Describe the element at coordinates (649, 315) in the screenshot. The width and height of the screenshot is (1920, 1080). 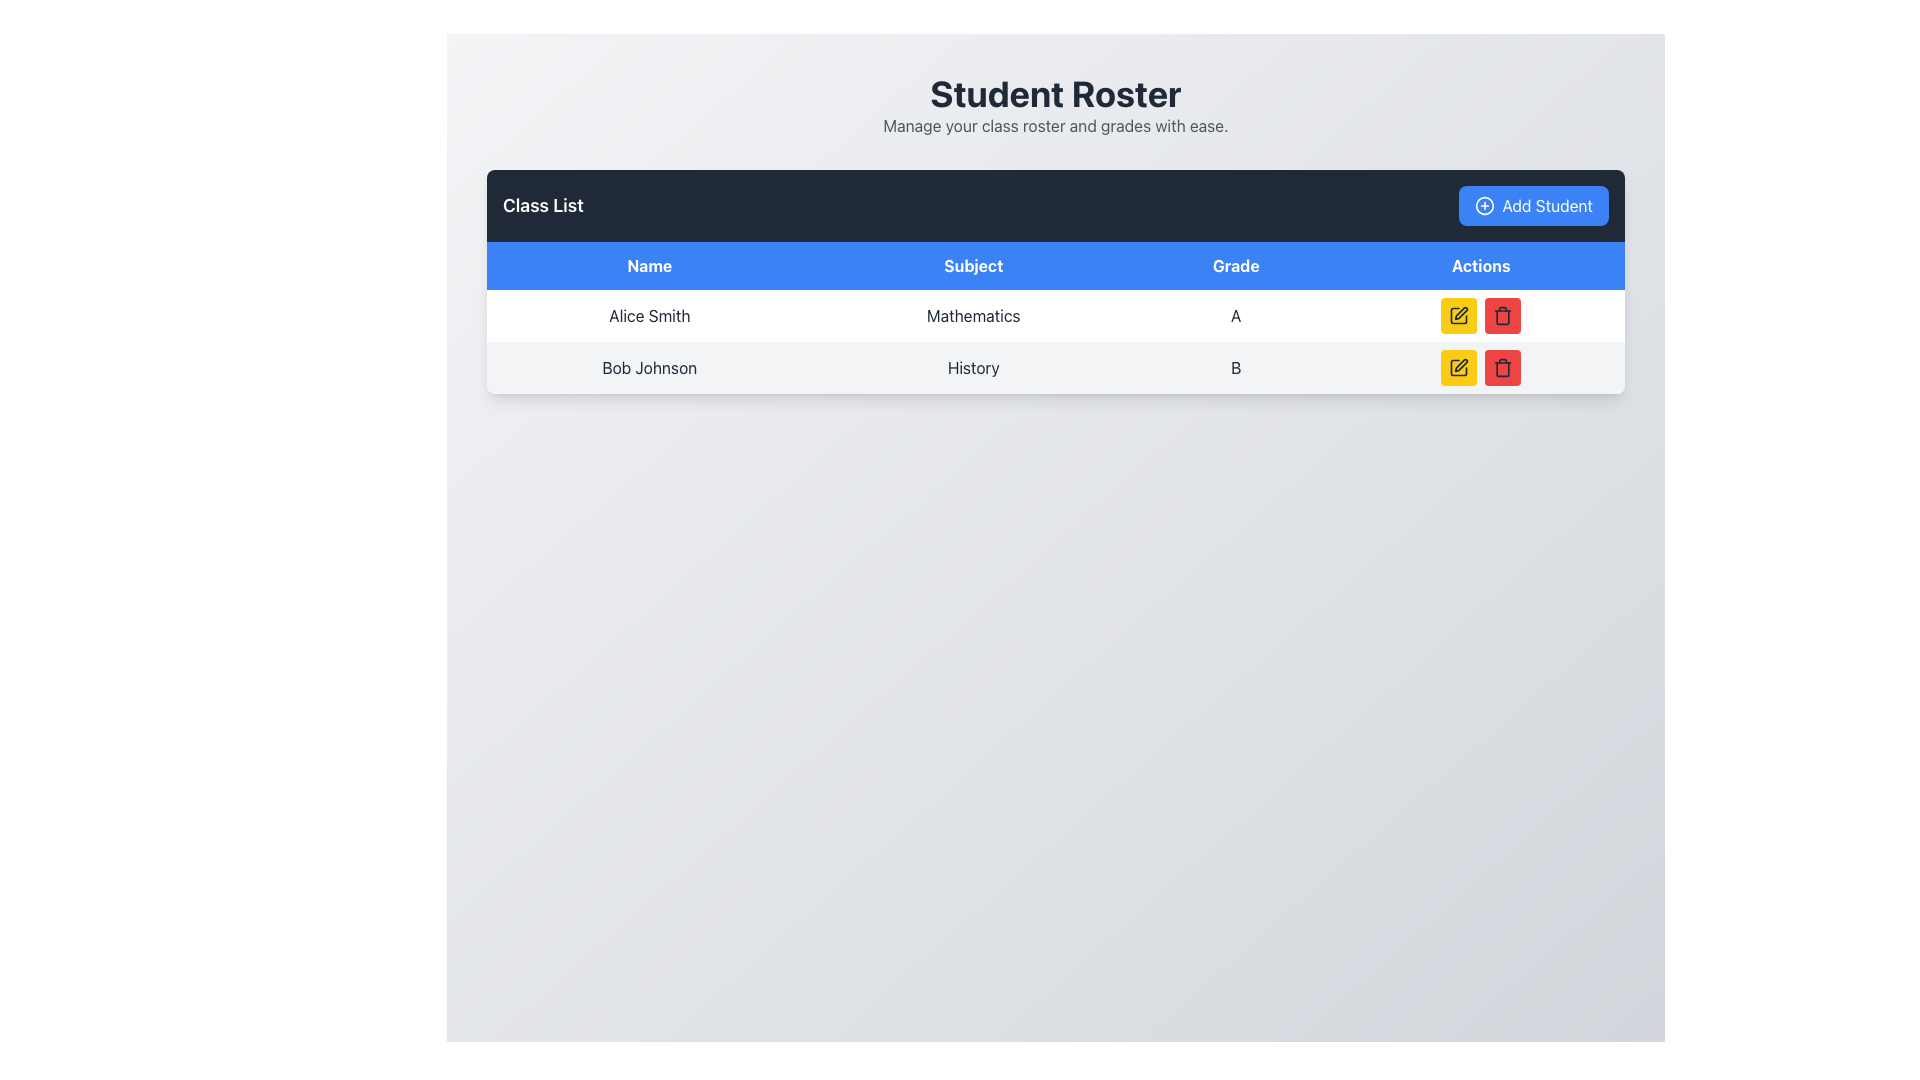
I see `the text element displaying 'Alice Smith' in the 'Name' column of the 'Class List' table, which is part of the student information row` at that location.